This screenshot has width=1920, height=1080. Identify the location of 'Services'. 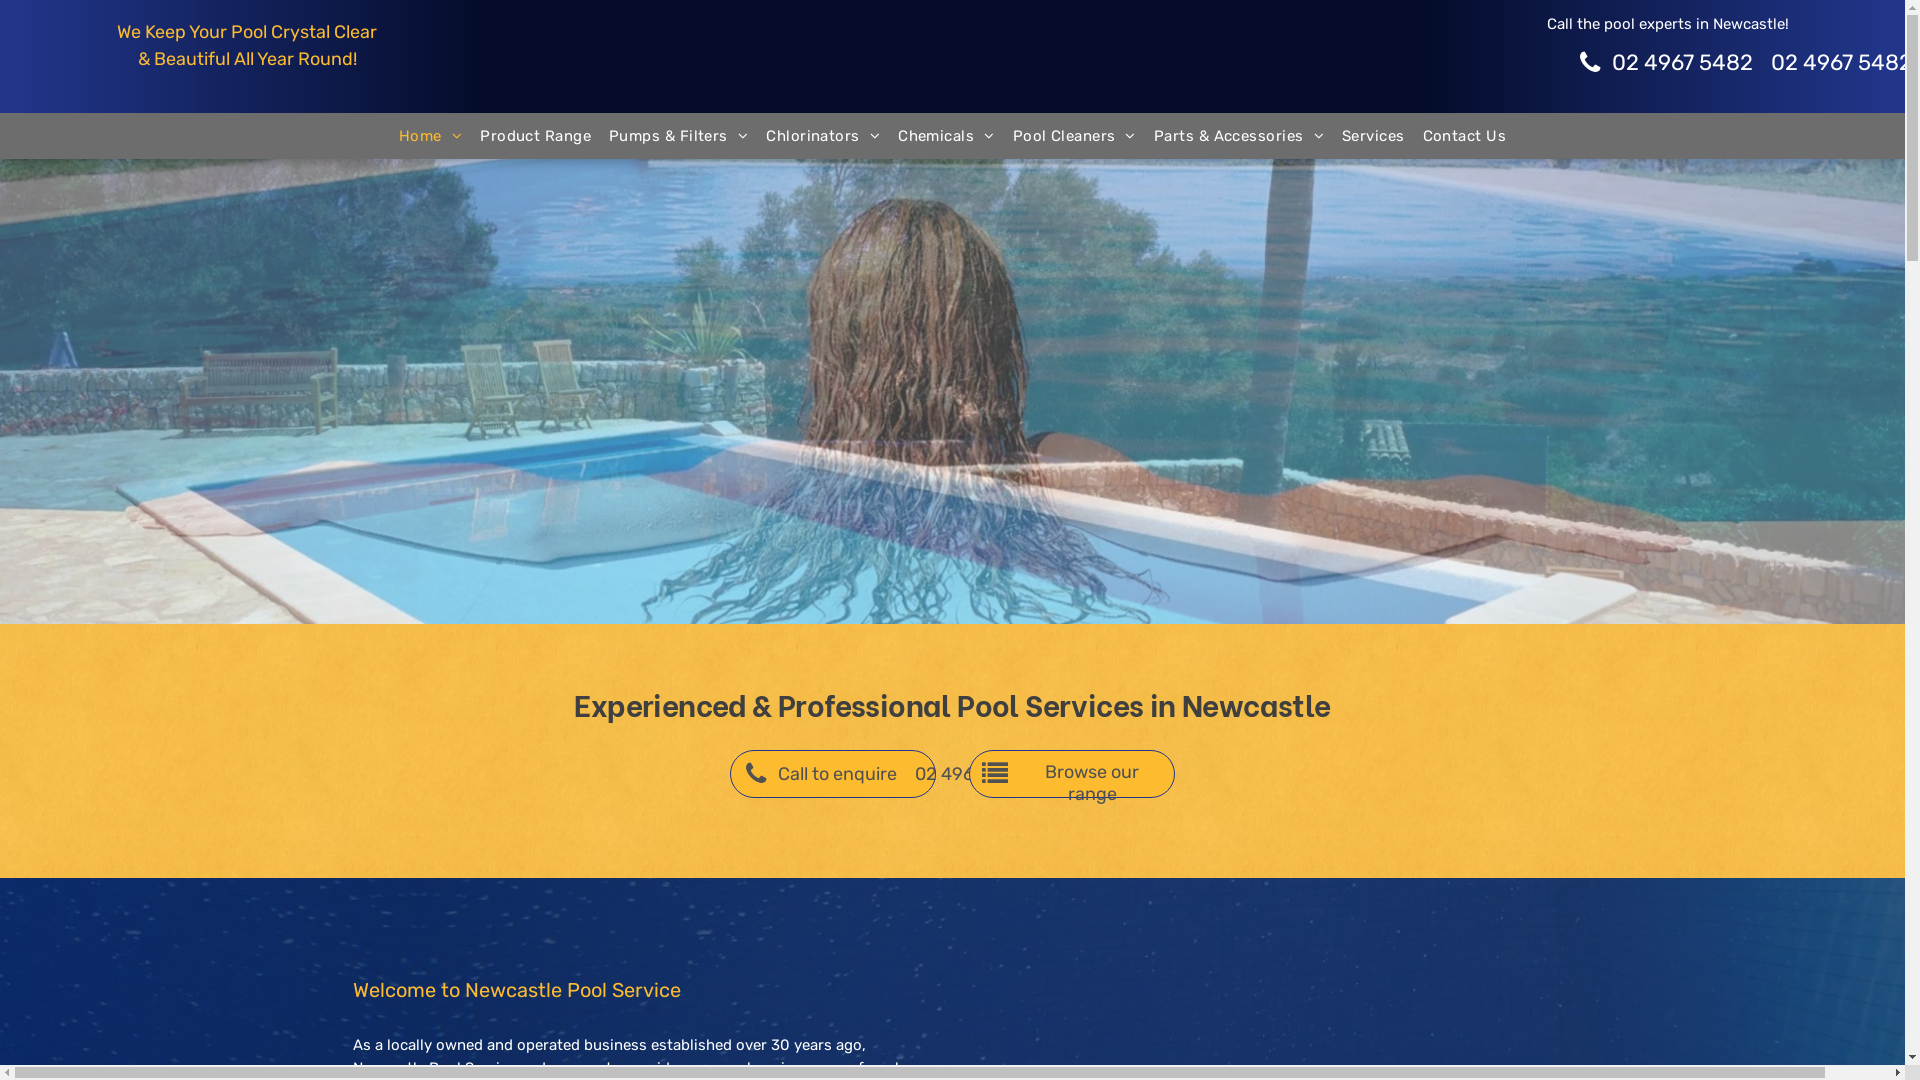
(1372, 135).